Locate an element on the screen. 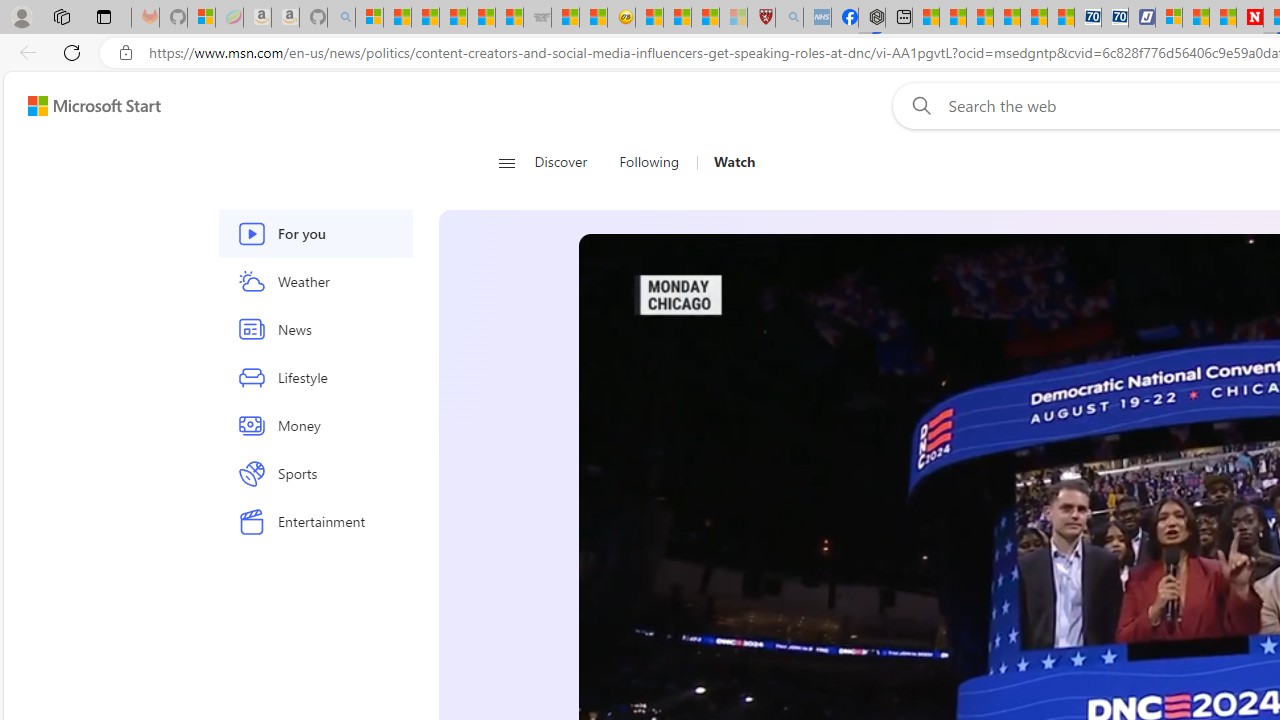 The height and width of the screenshot is (720, 1280). 'Newsweek - News, Analysis, Politics, Business, Technology' is located at coordinates (1248, 17).